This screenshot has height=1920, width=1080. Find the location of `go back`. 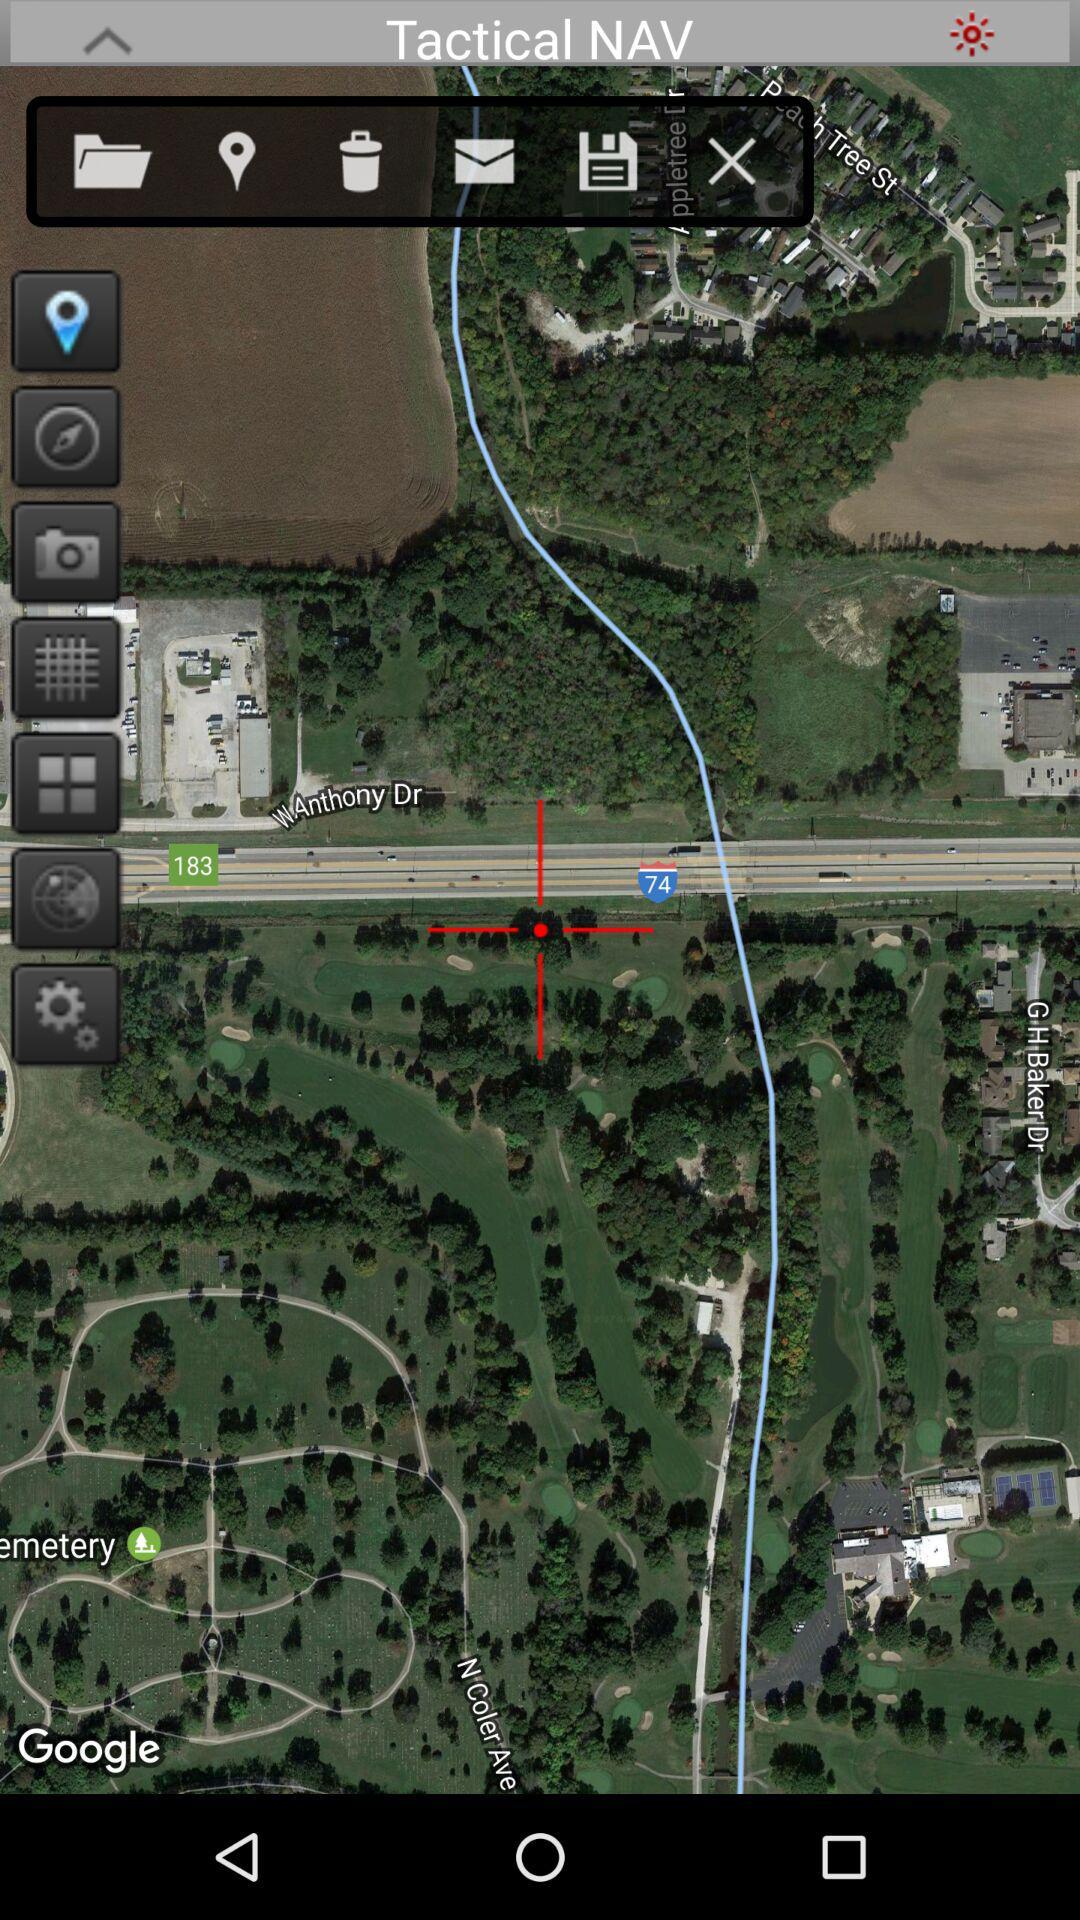

go back is located at coordinates (107, 33).